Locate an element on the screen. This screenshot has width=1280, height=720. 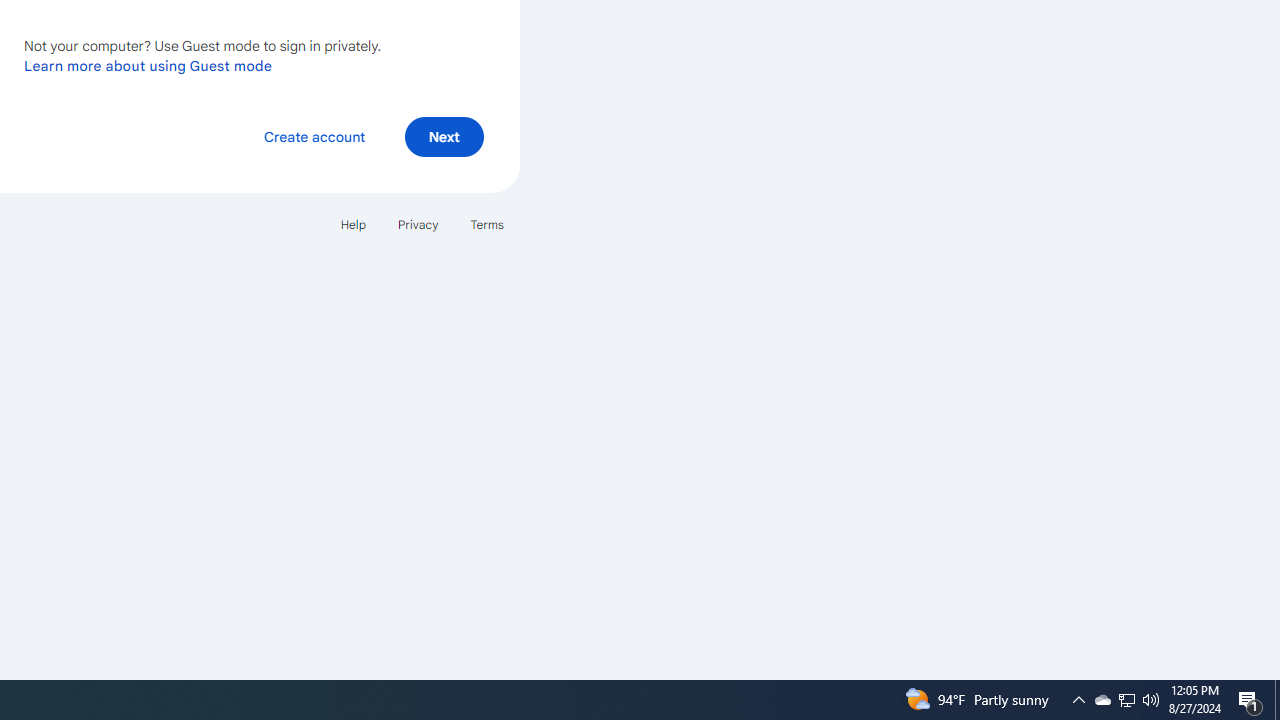
'Learn more about using Guest mode' is located at coordinates (147, 64).